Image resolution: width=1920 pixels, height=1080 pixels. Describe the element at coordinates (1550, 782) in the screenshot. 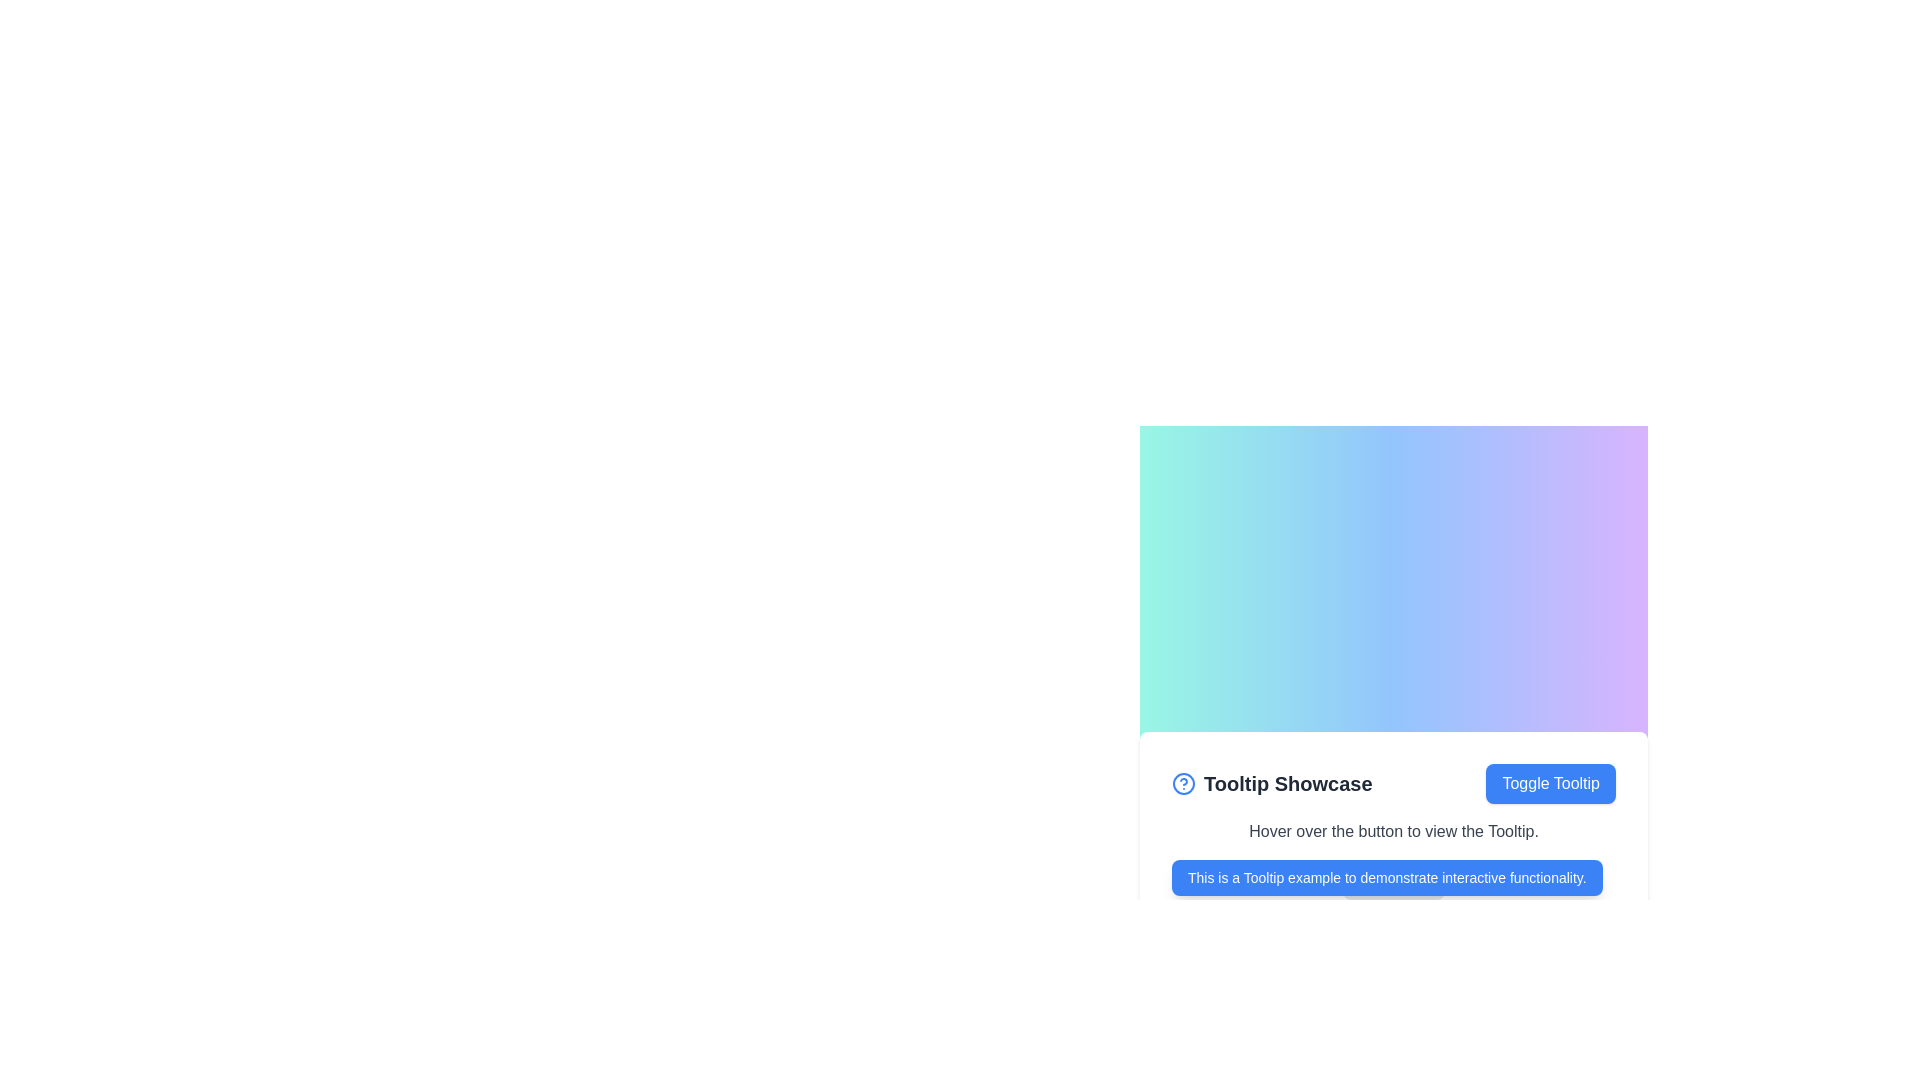

I see `the button located towards the right end of the horizontal layout adjacent to 'Tooltip Showcase'` at that location.